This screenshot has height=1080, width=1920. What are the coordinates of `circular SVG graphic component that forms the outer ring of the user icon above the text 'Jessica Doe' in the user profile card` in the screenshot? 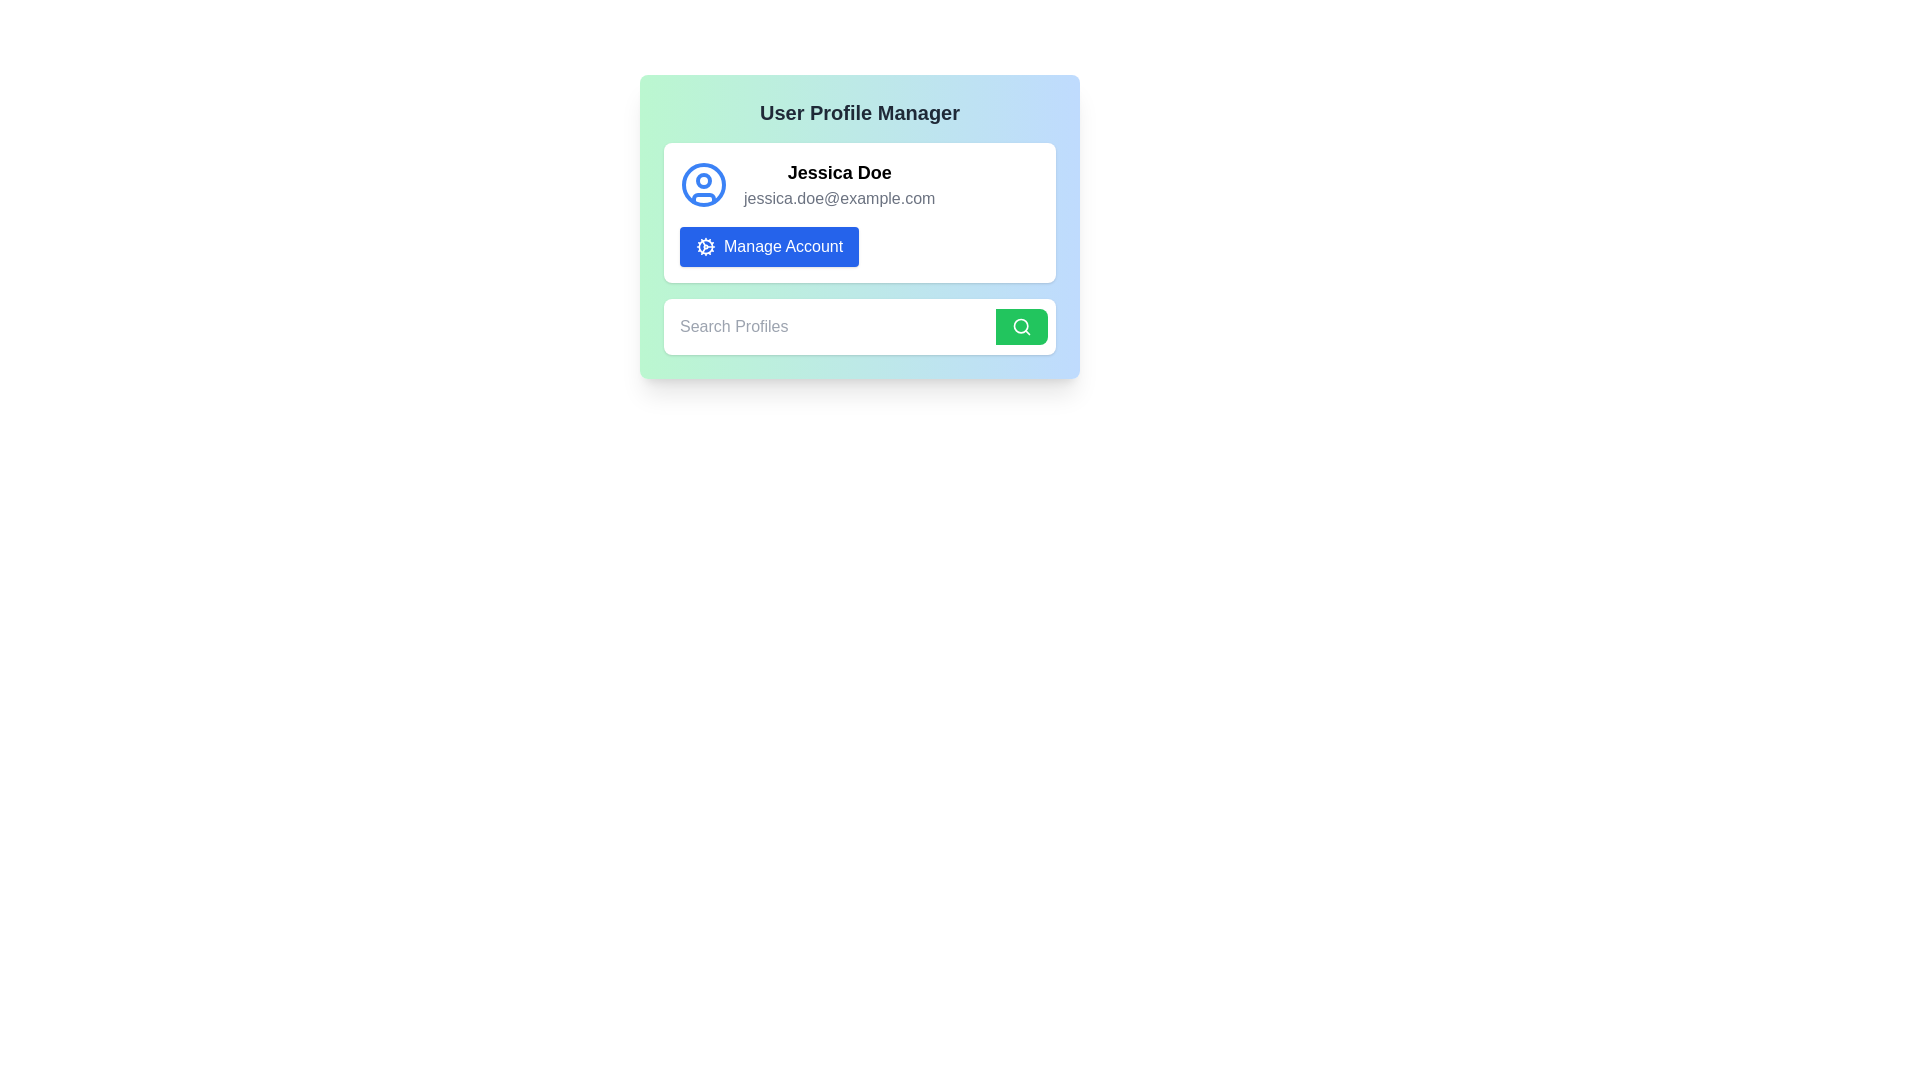 It's located at (704, 185).